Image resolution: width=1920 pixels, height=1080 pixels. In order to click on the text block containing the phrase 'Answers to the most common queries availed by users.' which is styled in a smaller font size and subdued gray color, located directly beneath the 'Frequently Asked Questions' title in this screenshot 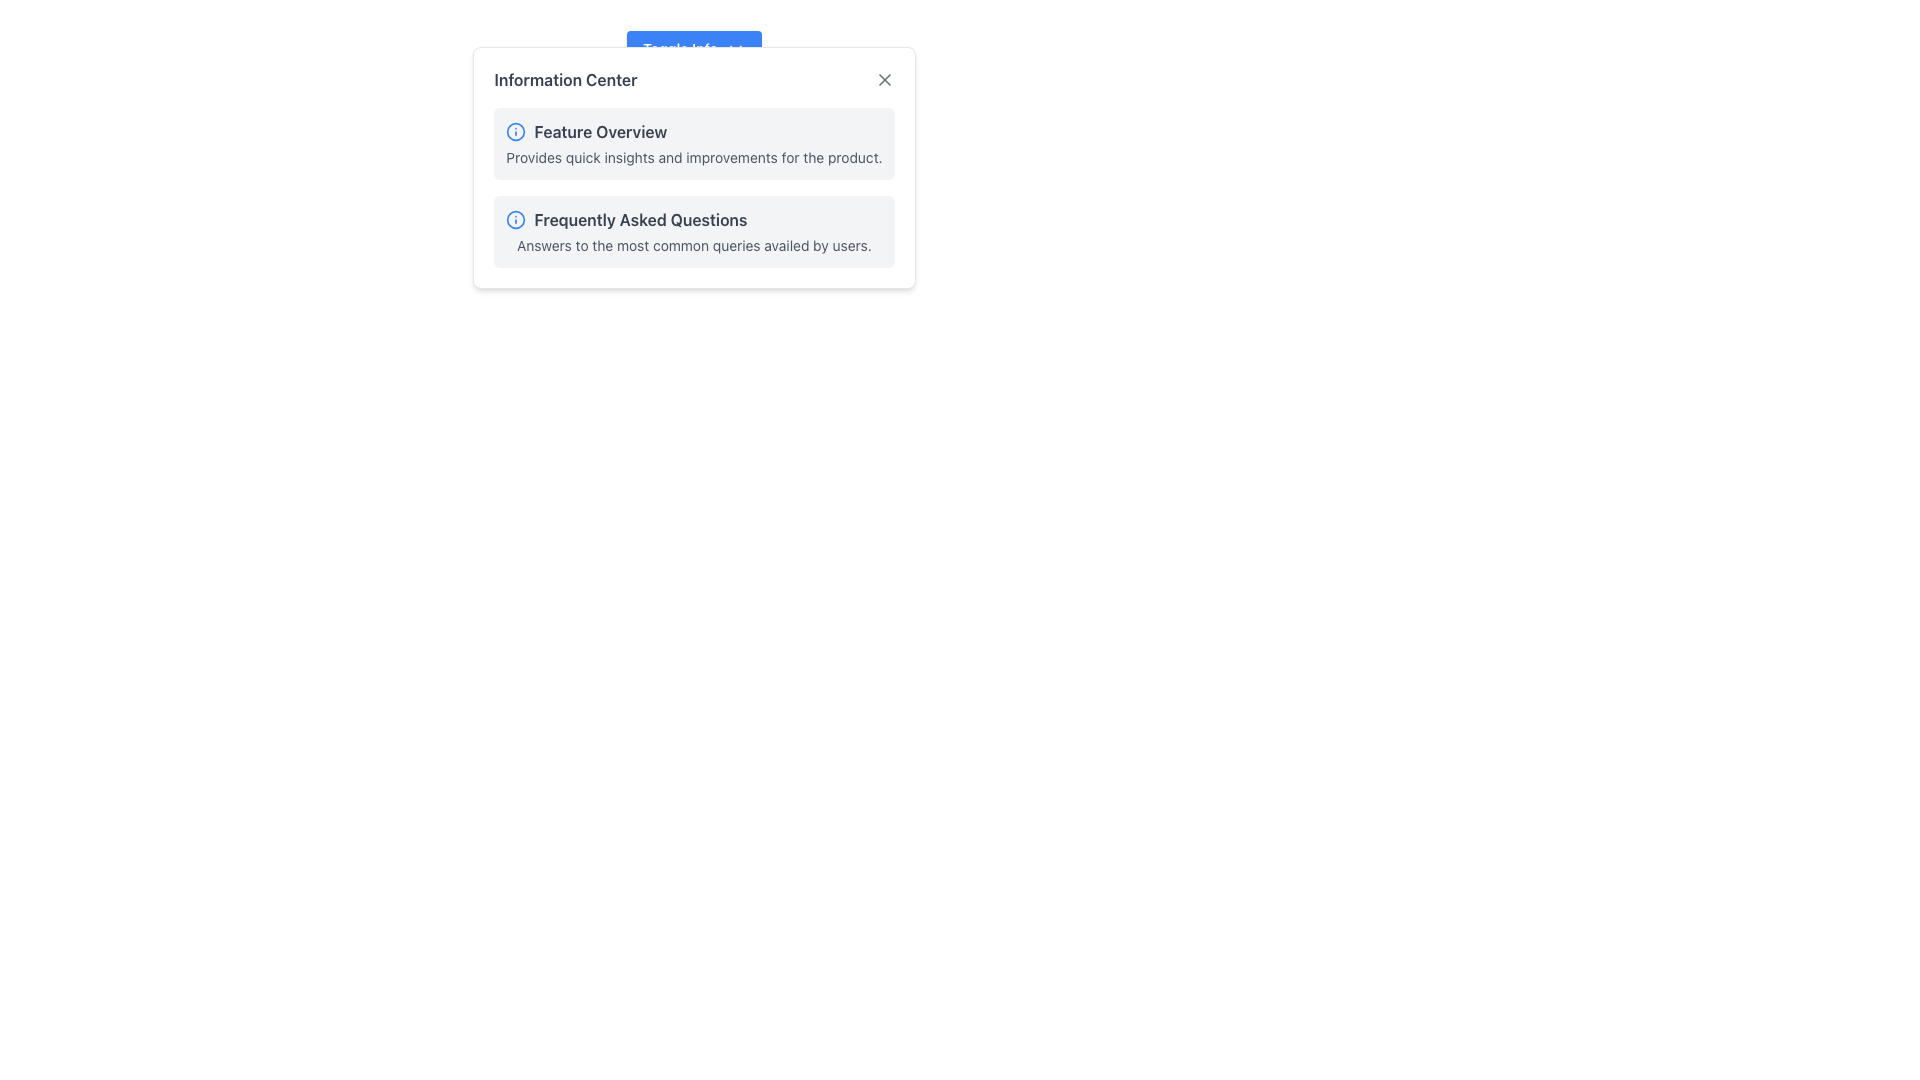, I will do `click(694, 245)`.